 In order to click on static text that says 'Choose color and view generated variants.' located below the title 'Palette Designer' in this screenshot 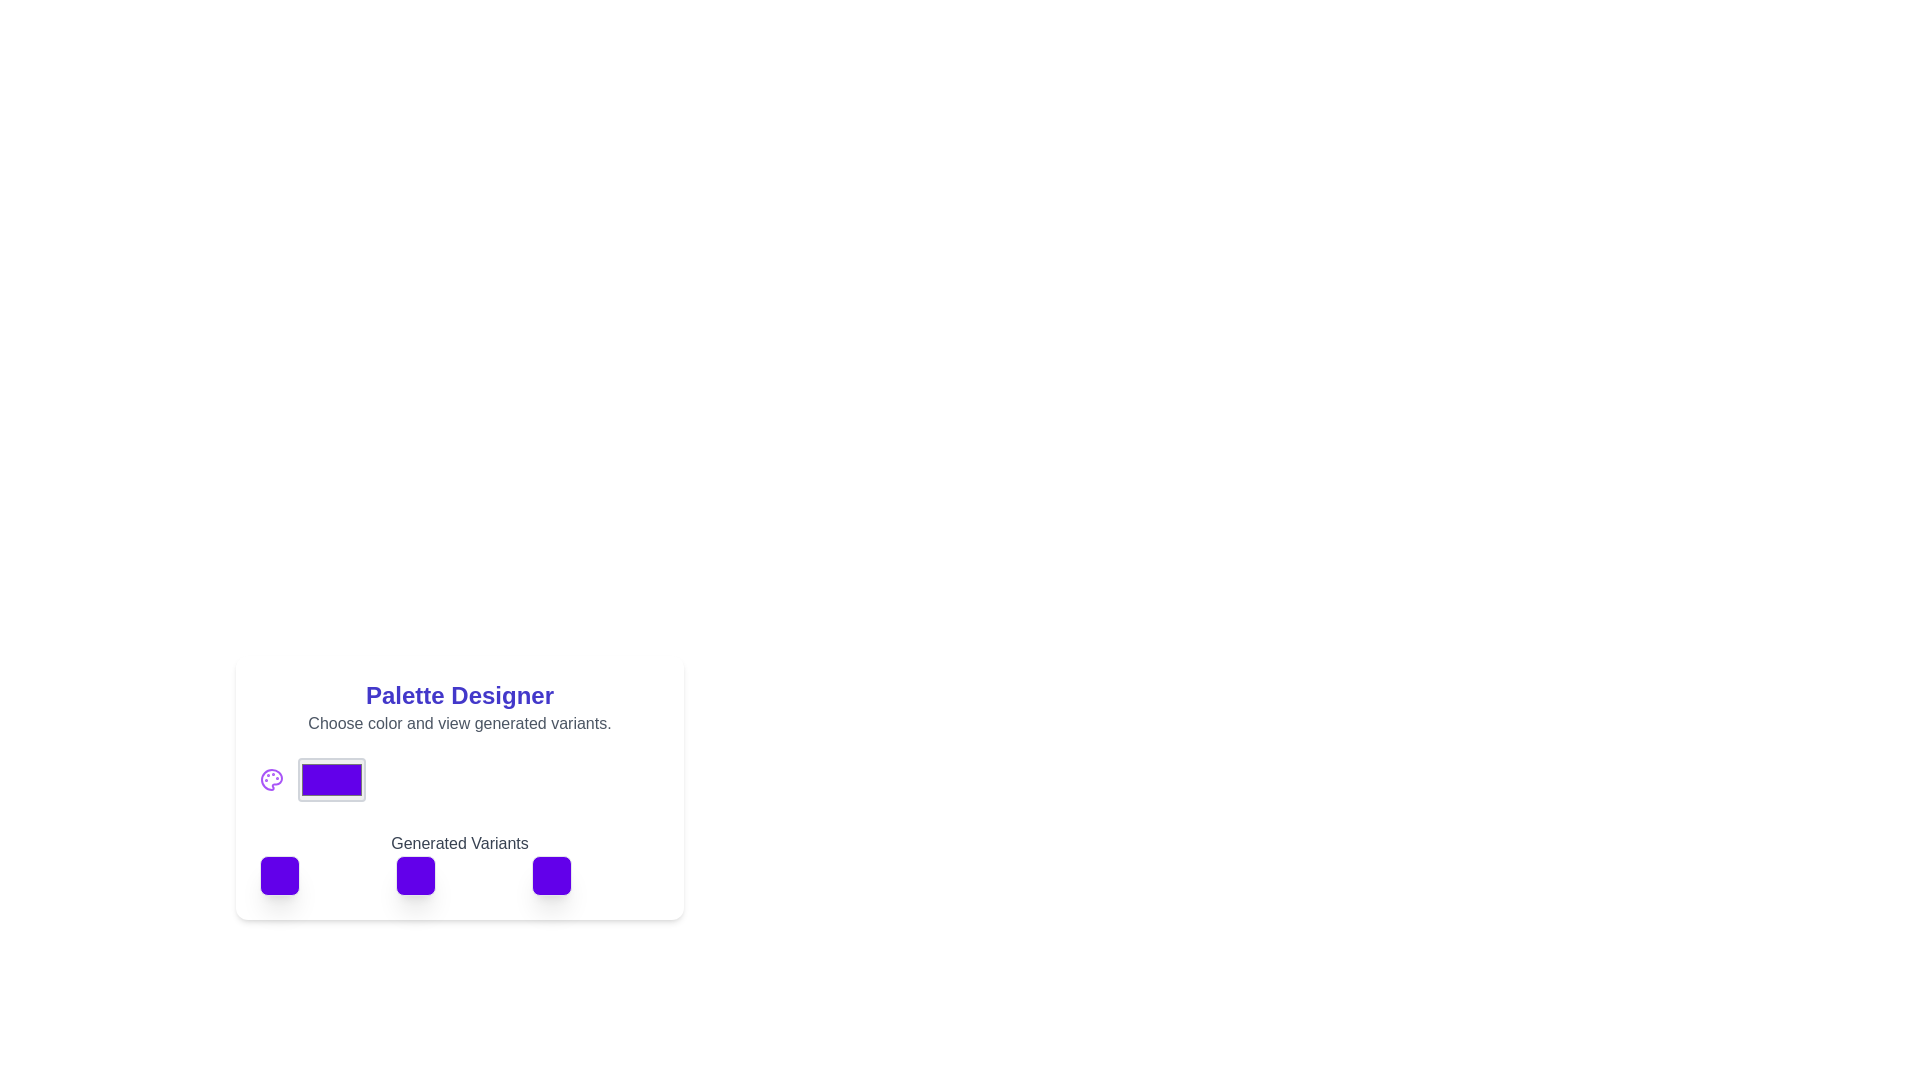, I will do `click(459, 724)`.